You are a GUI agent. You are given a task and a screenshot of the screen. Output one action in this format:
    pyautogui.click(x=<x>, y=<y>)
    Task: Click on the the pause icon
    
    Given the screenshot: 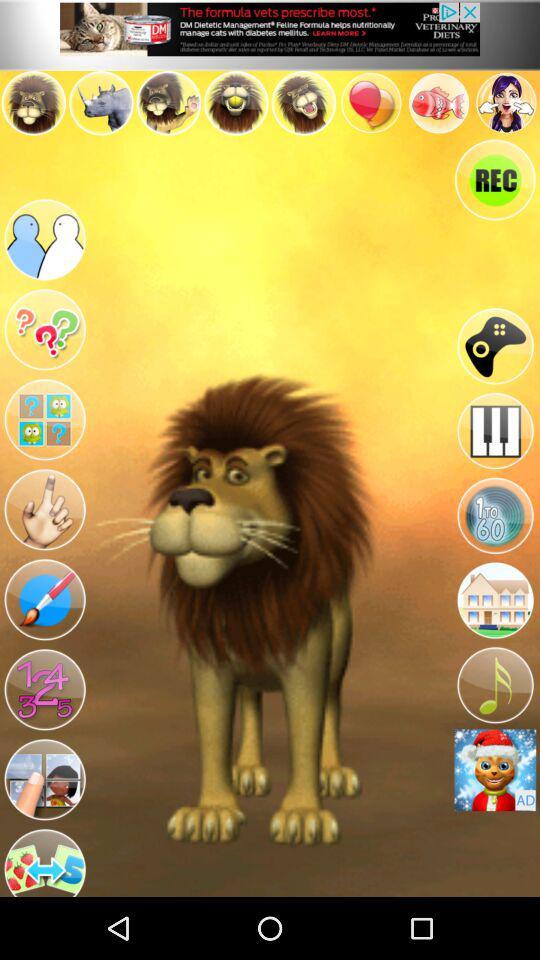 What is the action you would take?
    pyautogui.click(x=494, y=461)
    